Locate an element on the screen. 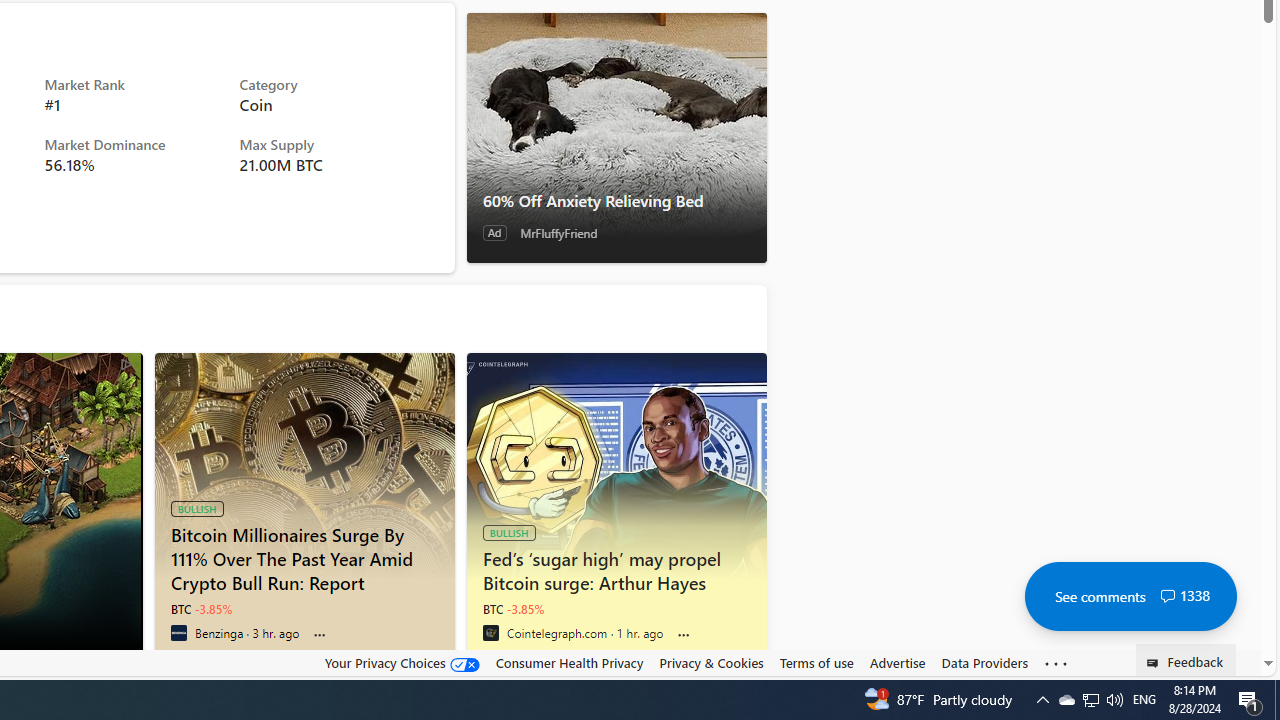 The width and height of the screenshot is (1280, 720). 'Consumer Health Privacy' is located at coordinates (568, 662).